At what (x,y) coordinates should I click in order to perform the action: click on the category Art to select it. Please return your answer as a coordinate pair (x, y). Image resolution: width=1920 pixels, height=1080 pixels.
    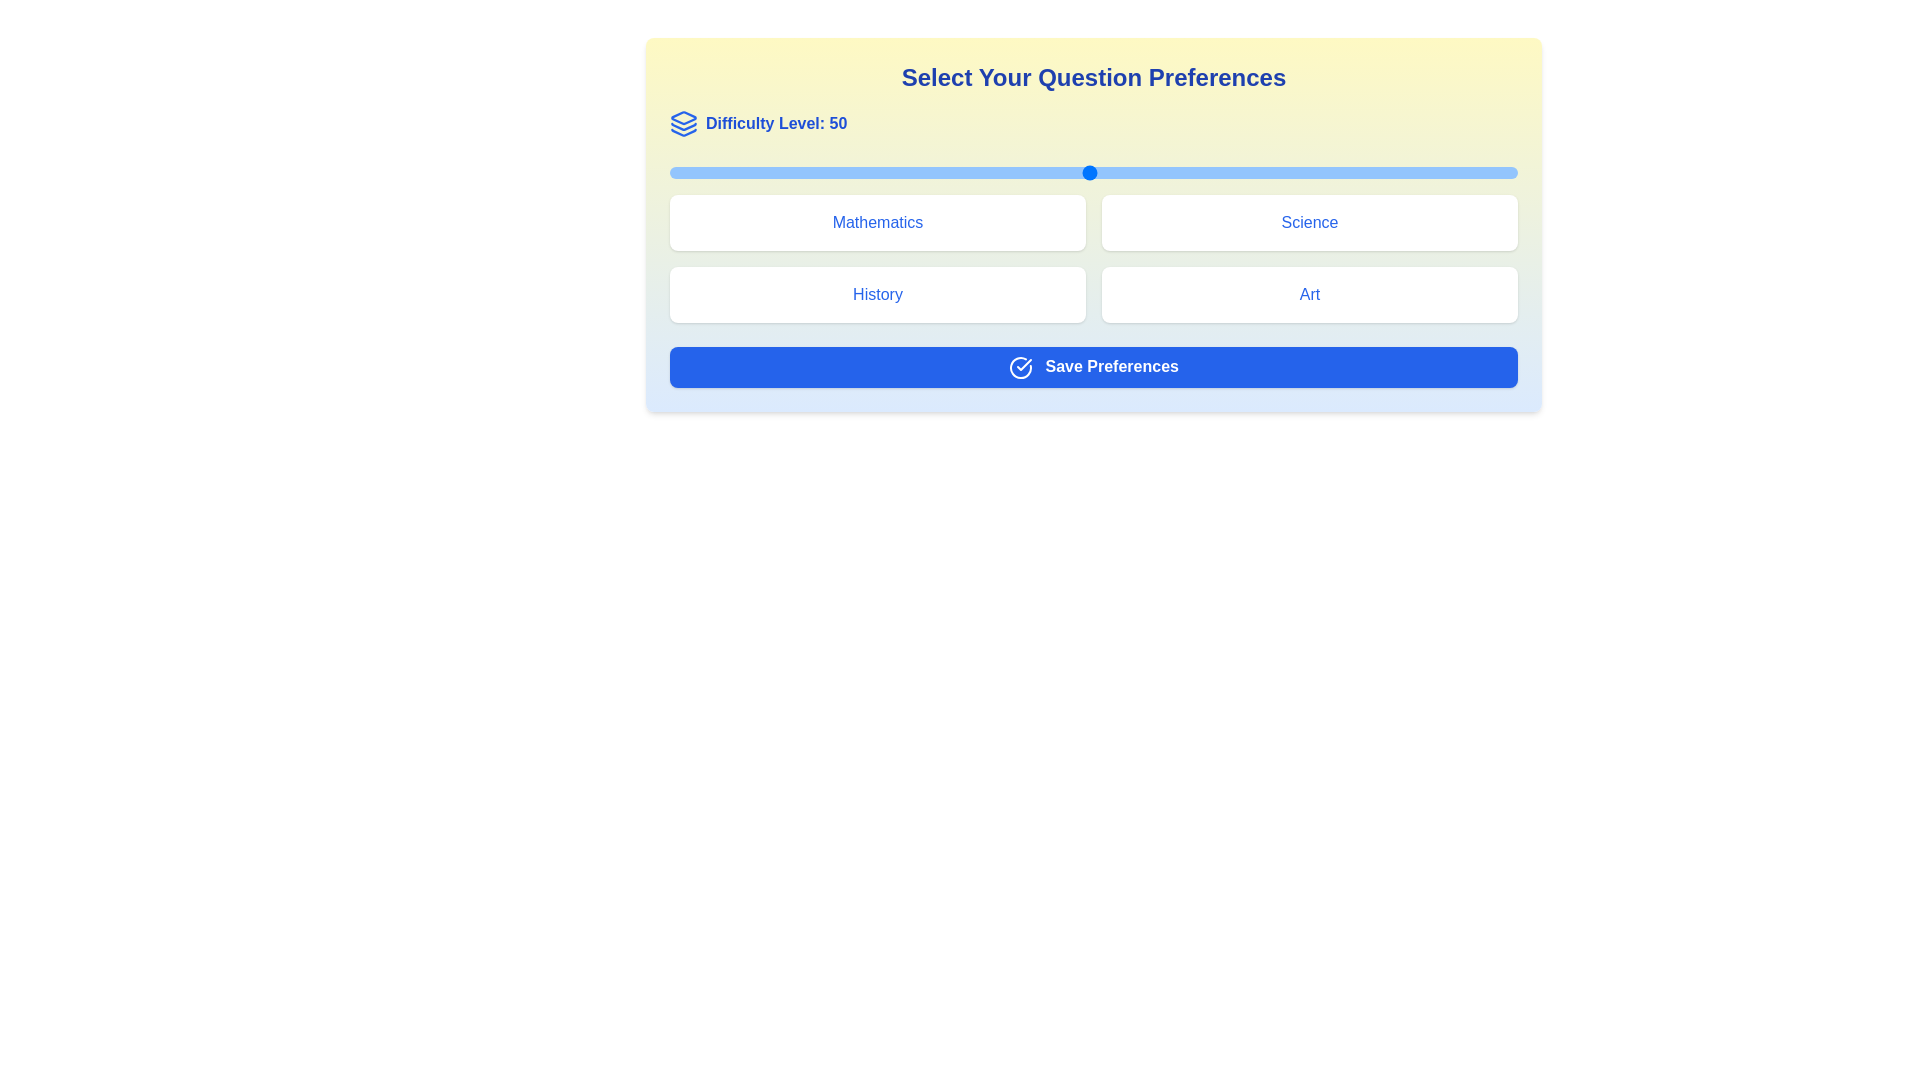
    Looking at the image, I should click on (1310, 294).